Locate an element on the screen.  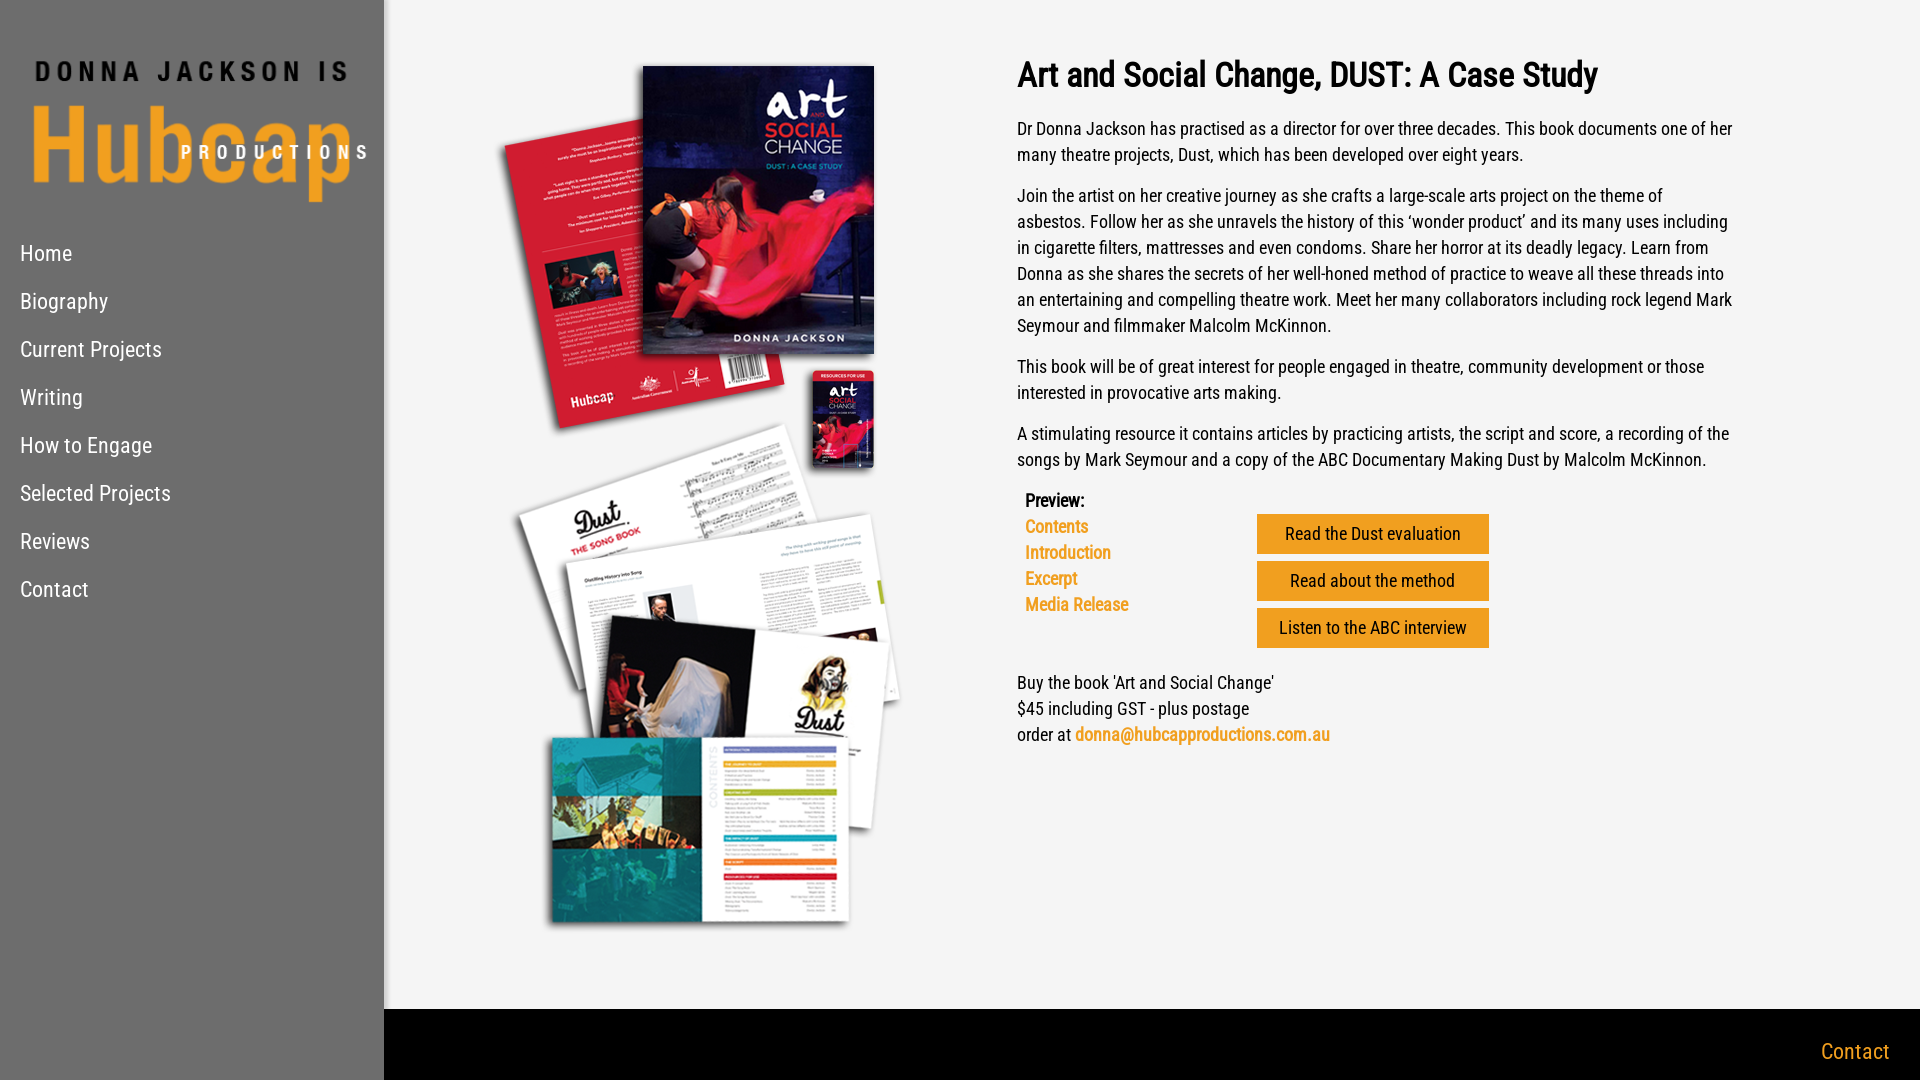
'Contents' is located at coordinates (1054, 525).